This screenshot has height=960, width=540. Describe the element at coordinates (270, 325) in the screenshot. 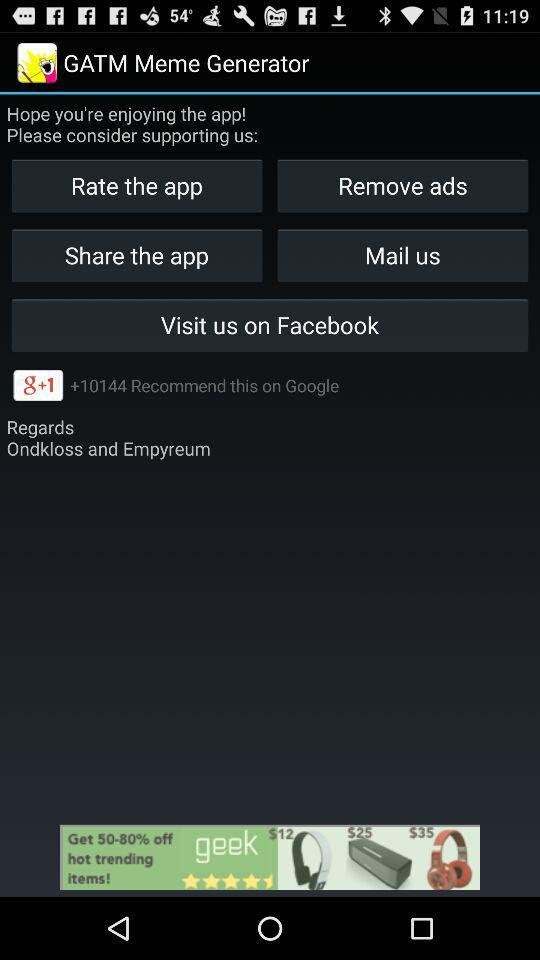

I see `visit us on` at that location.